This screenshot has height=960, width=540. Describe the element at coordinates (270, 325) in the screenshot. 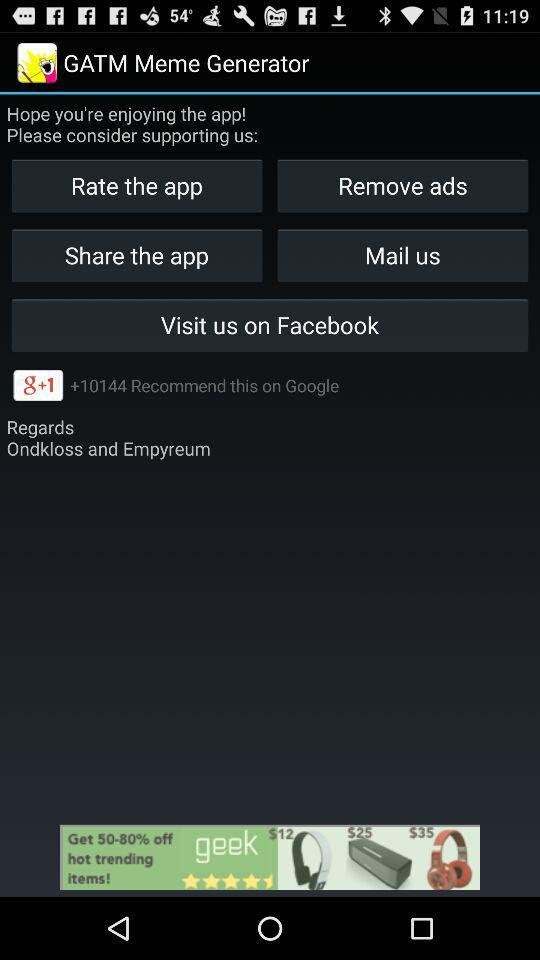

I see `visit us on` at that location.